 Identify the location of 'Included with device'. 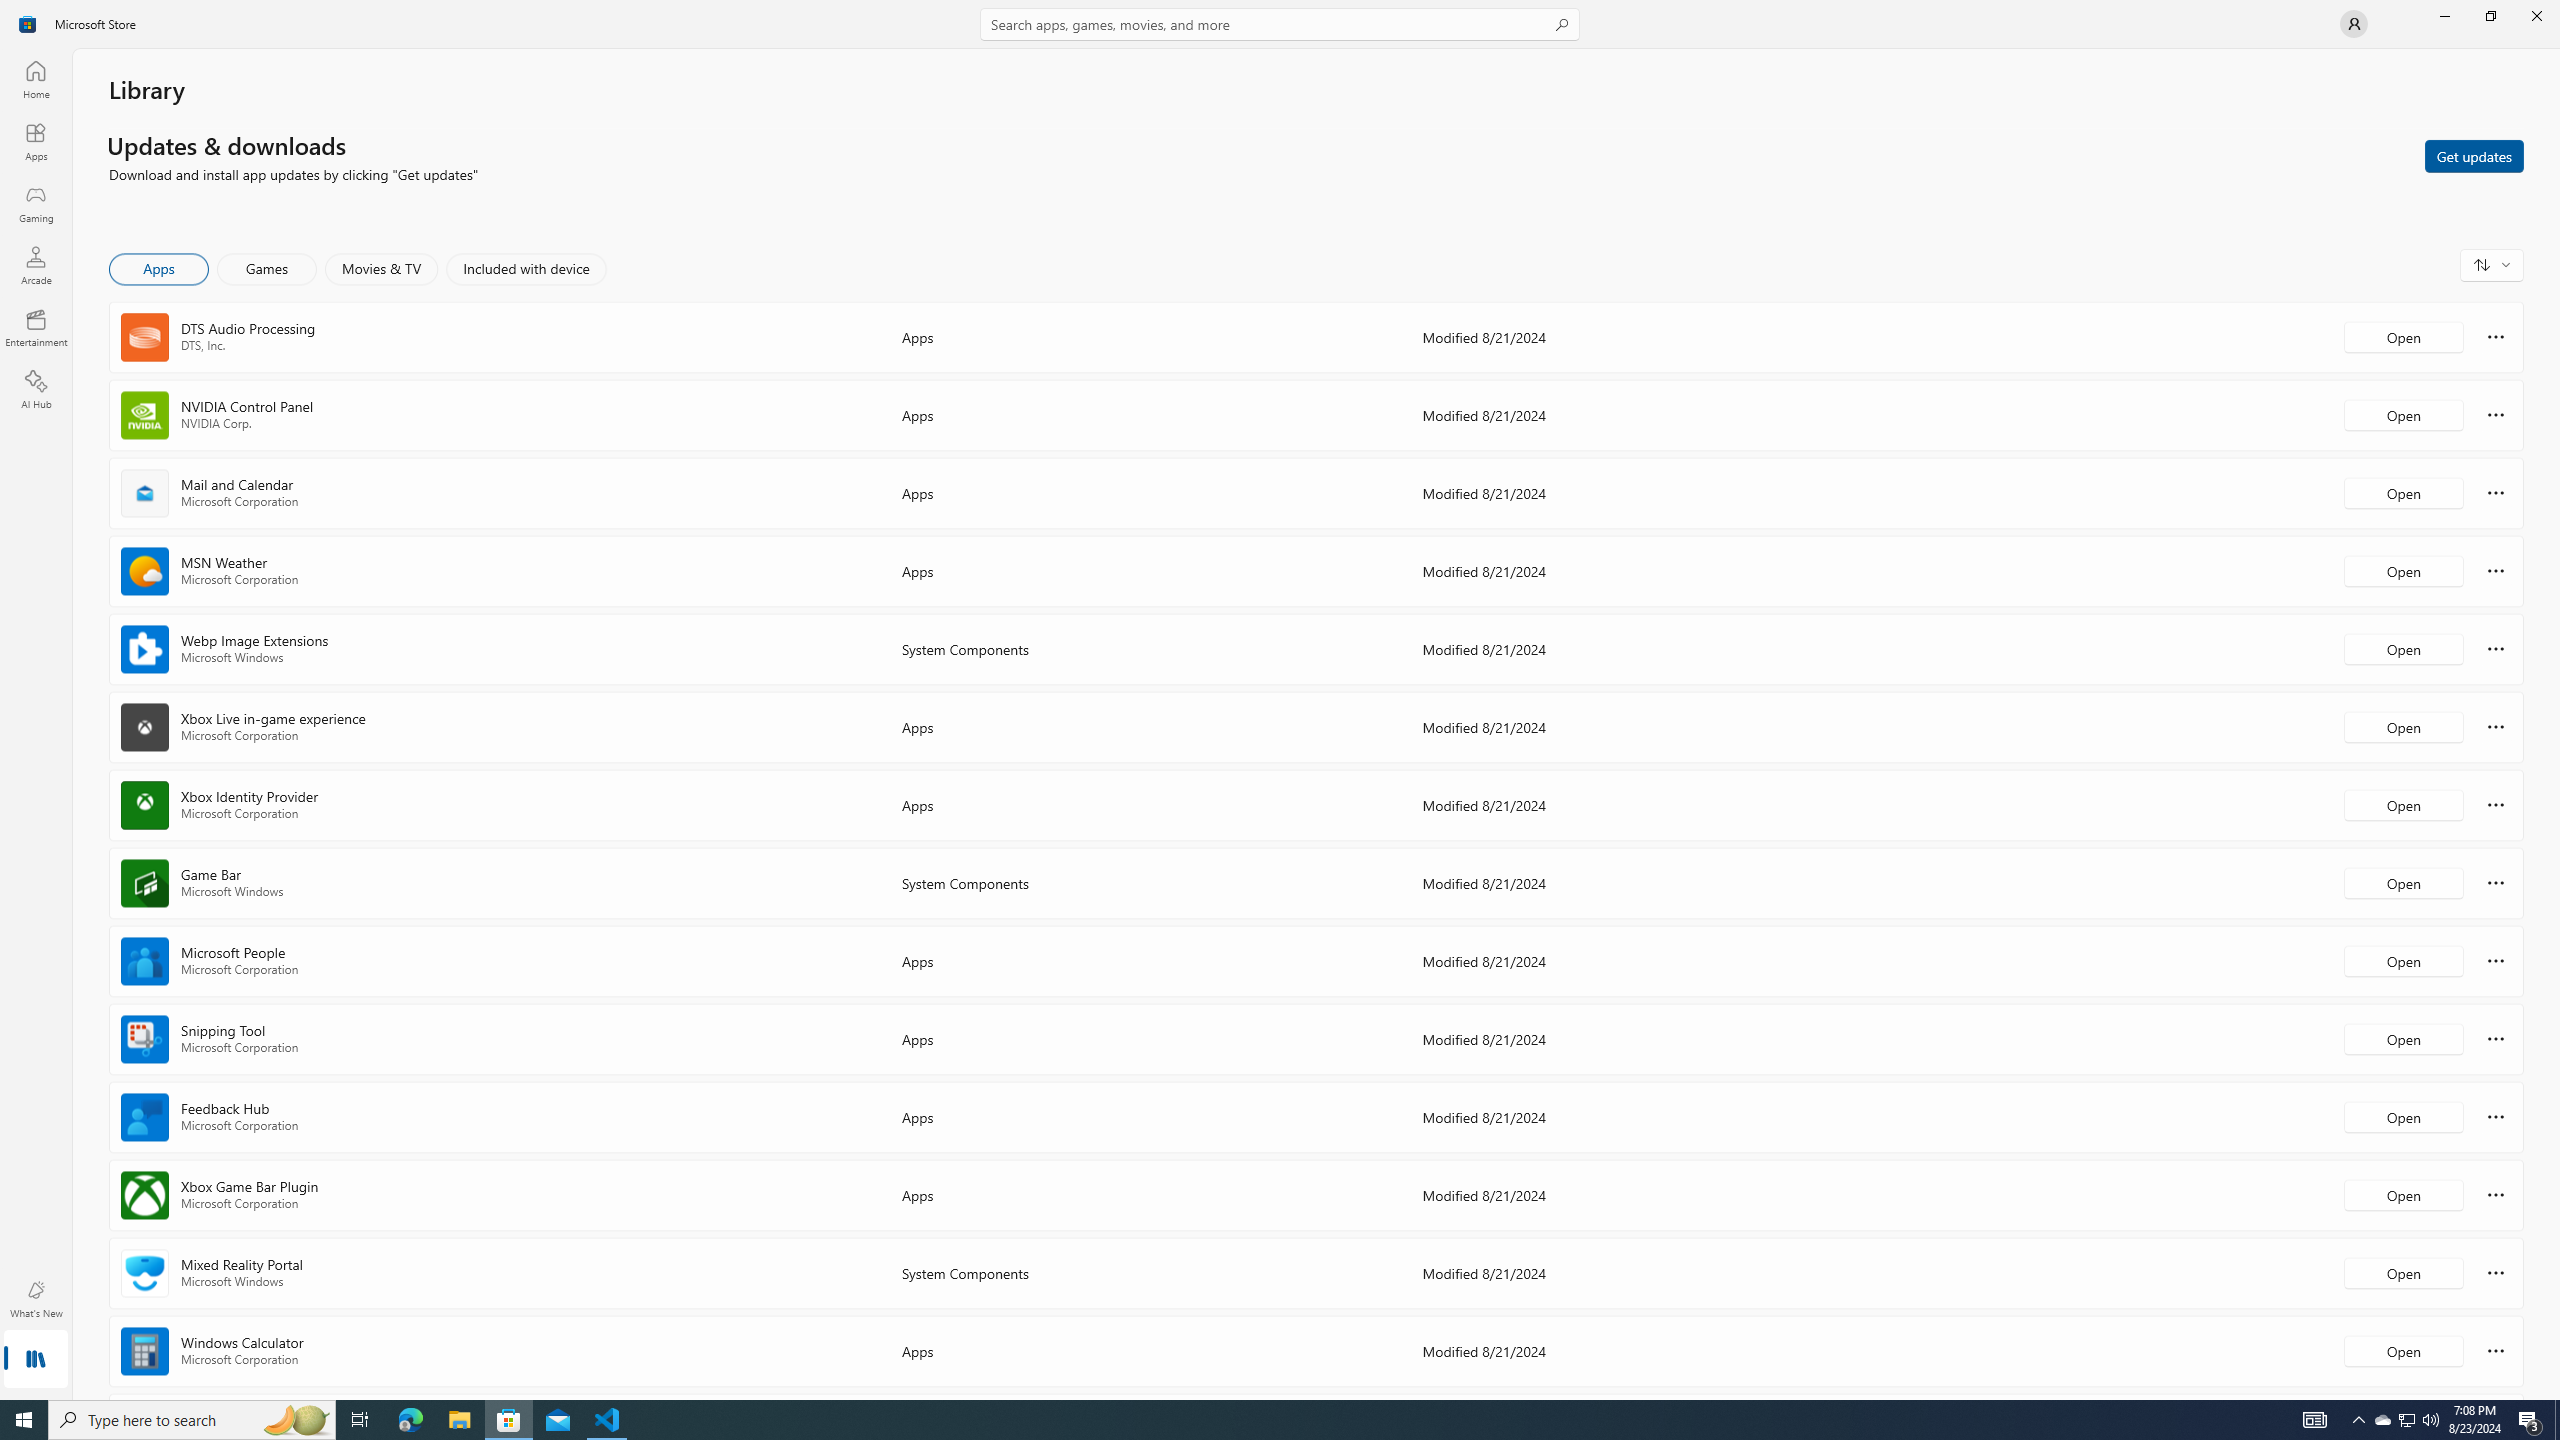
(525, 268).